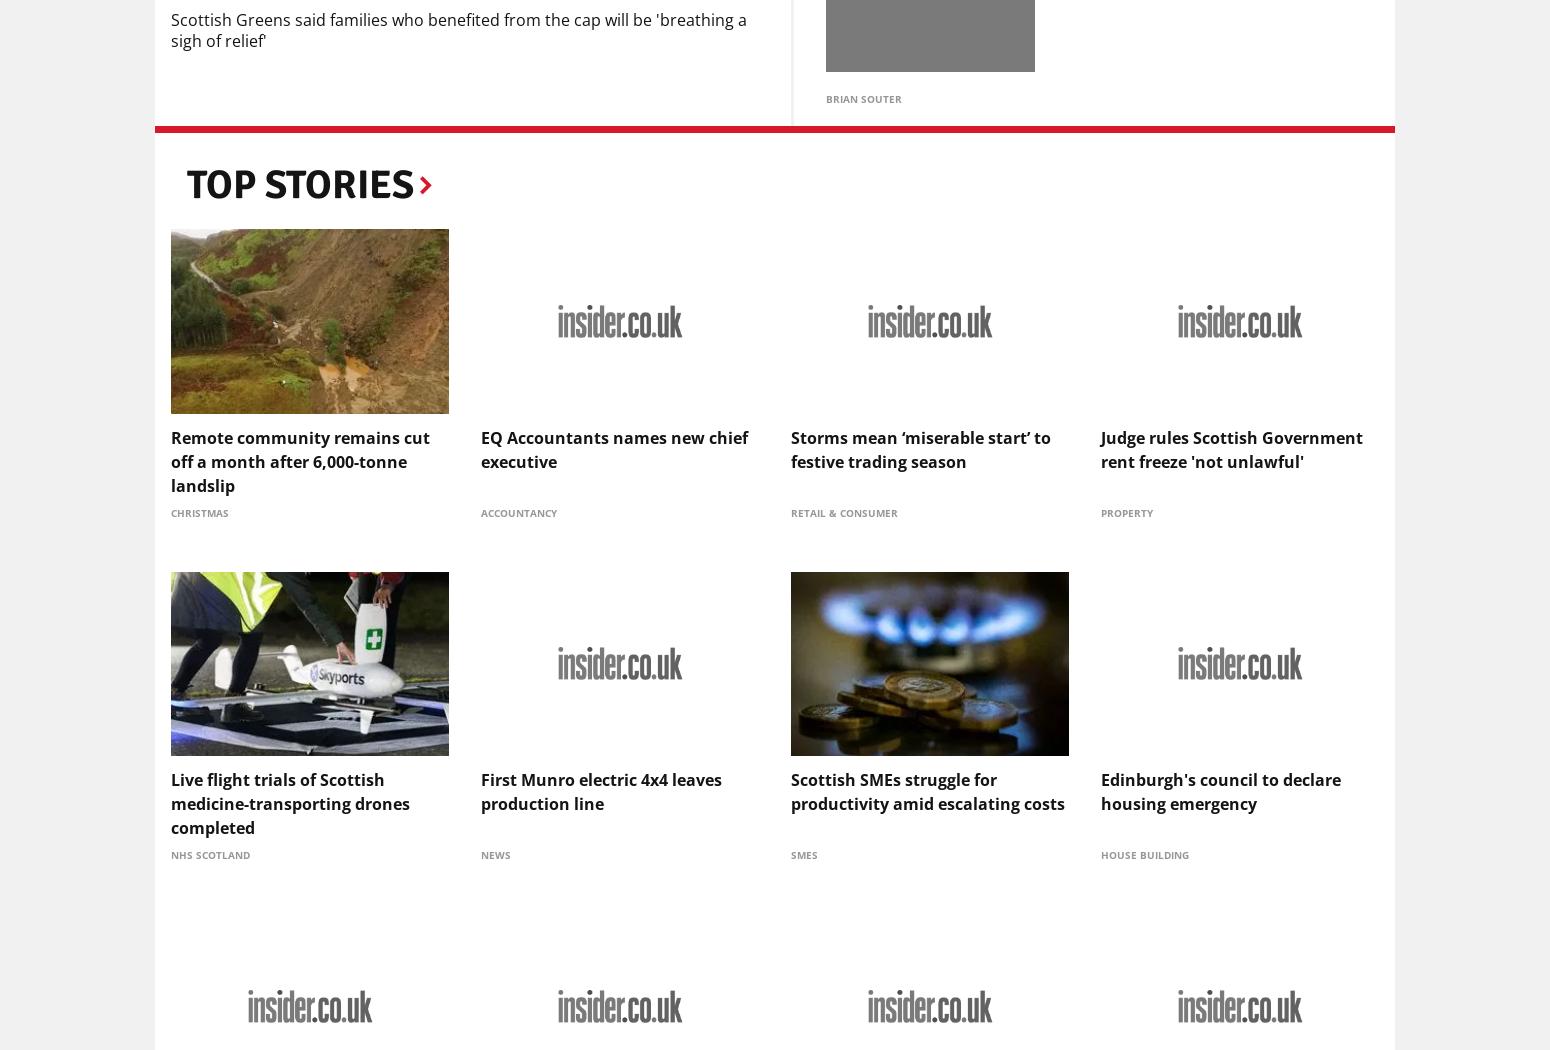 The image size is (1550, 1050). I want to click on 'Brian Souter', so click(824, 99).